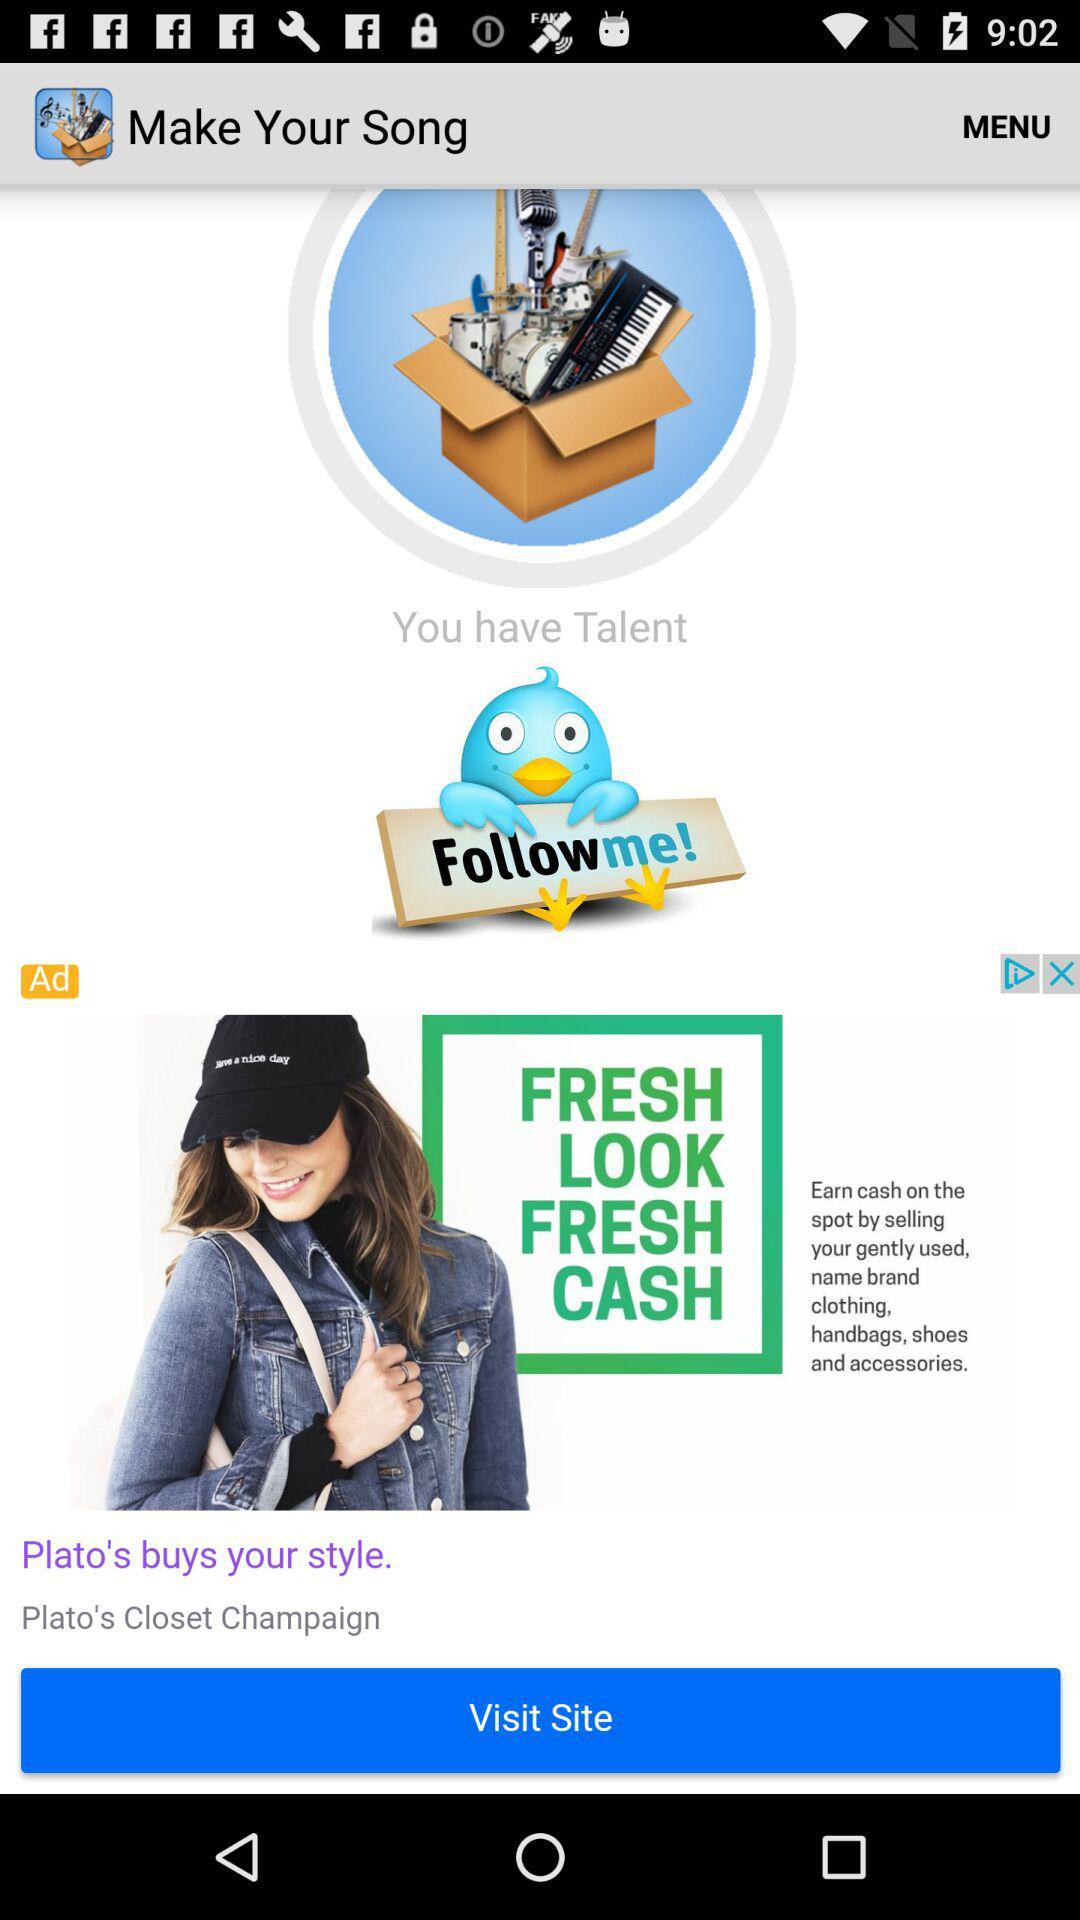  I want to click on visit the website, so click(540, 1372).